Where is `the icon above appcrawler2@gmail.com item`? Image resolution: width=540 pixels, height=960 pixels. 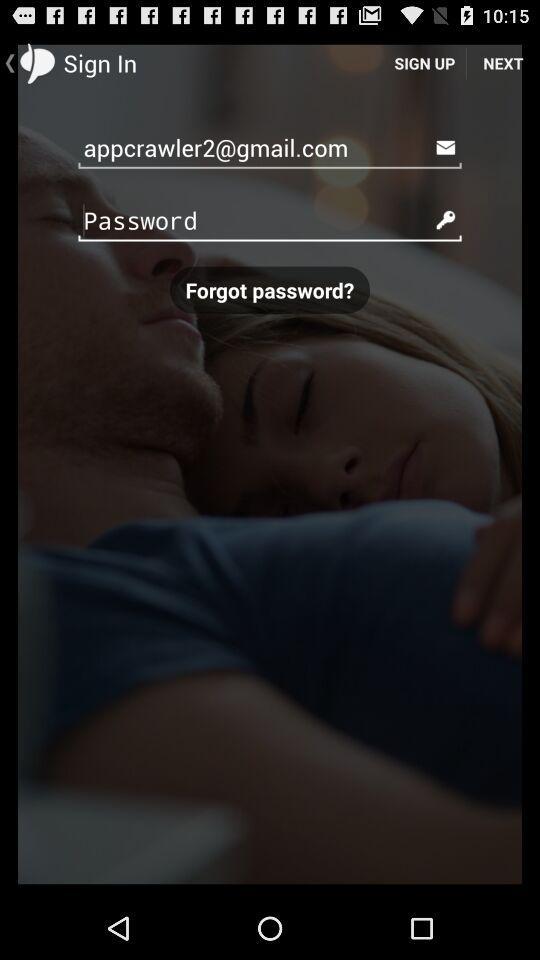 the icon above appcrawler2@gmail.com item is located at coordinates (423, 62).